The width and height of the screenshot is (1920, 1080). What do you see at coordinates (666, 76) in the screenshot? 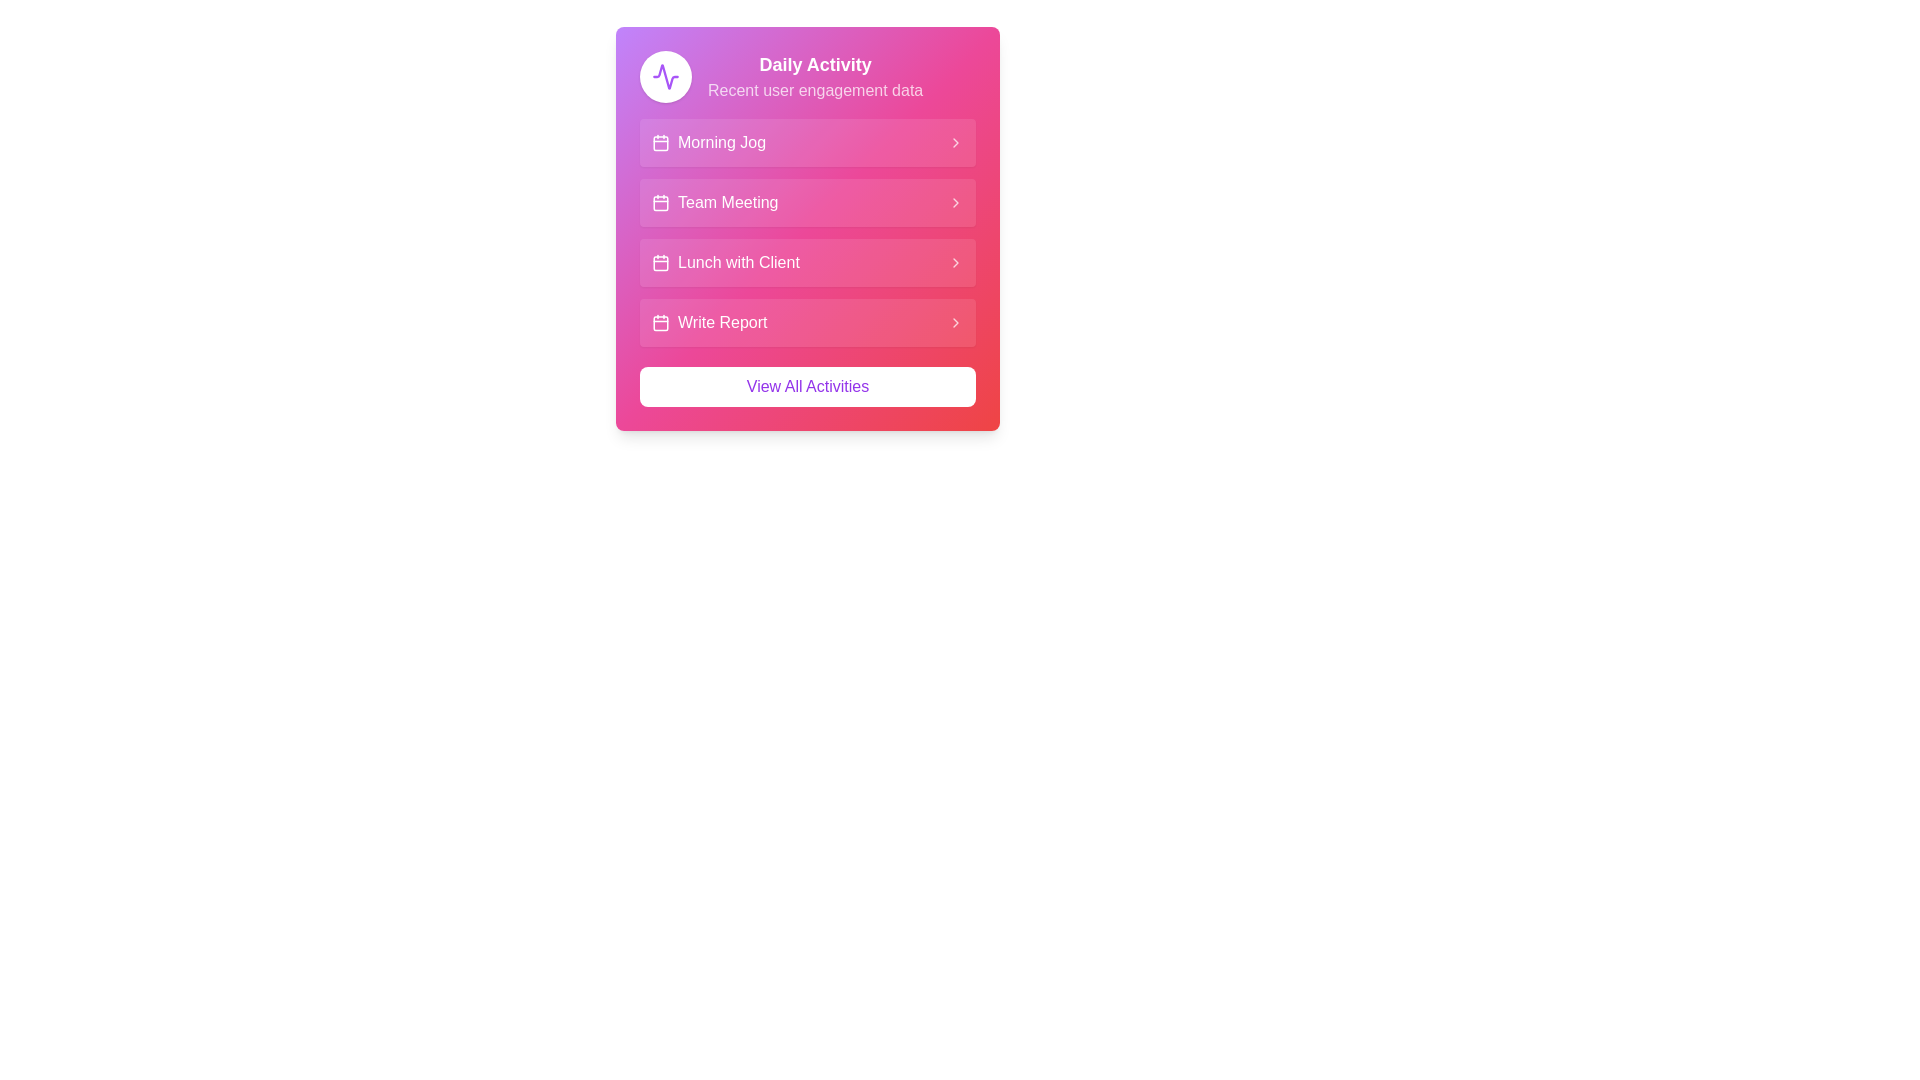
I see `the decorative icon representing activity or engagement located in the top-left corner of the 'Daily Activity' card, which is above the text content and to the left of the title and subtitle` at bounding box center [666, 76].